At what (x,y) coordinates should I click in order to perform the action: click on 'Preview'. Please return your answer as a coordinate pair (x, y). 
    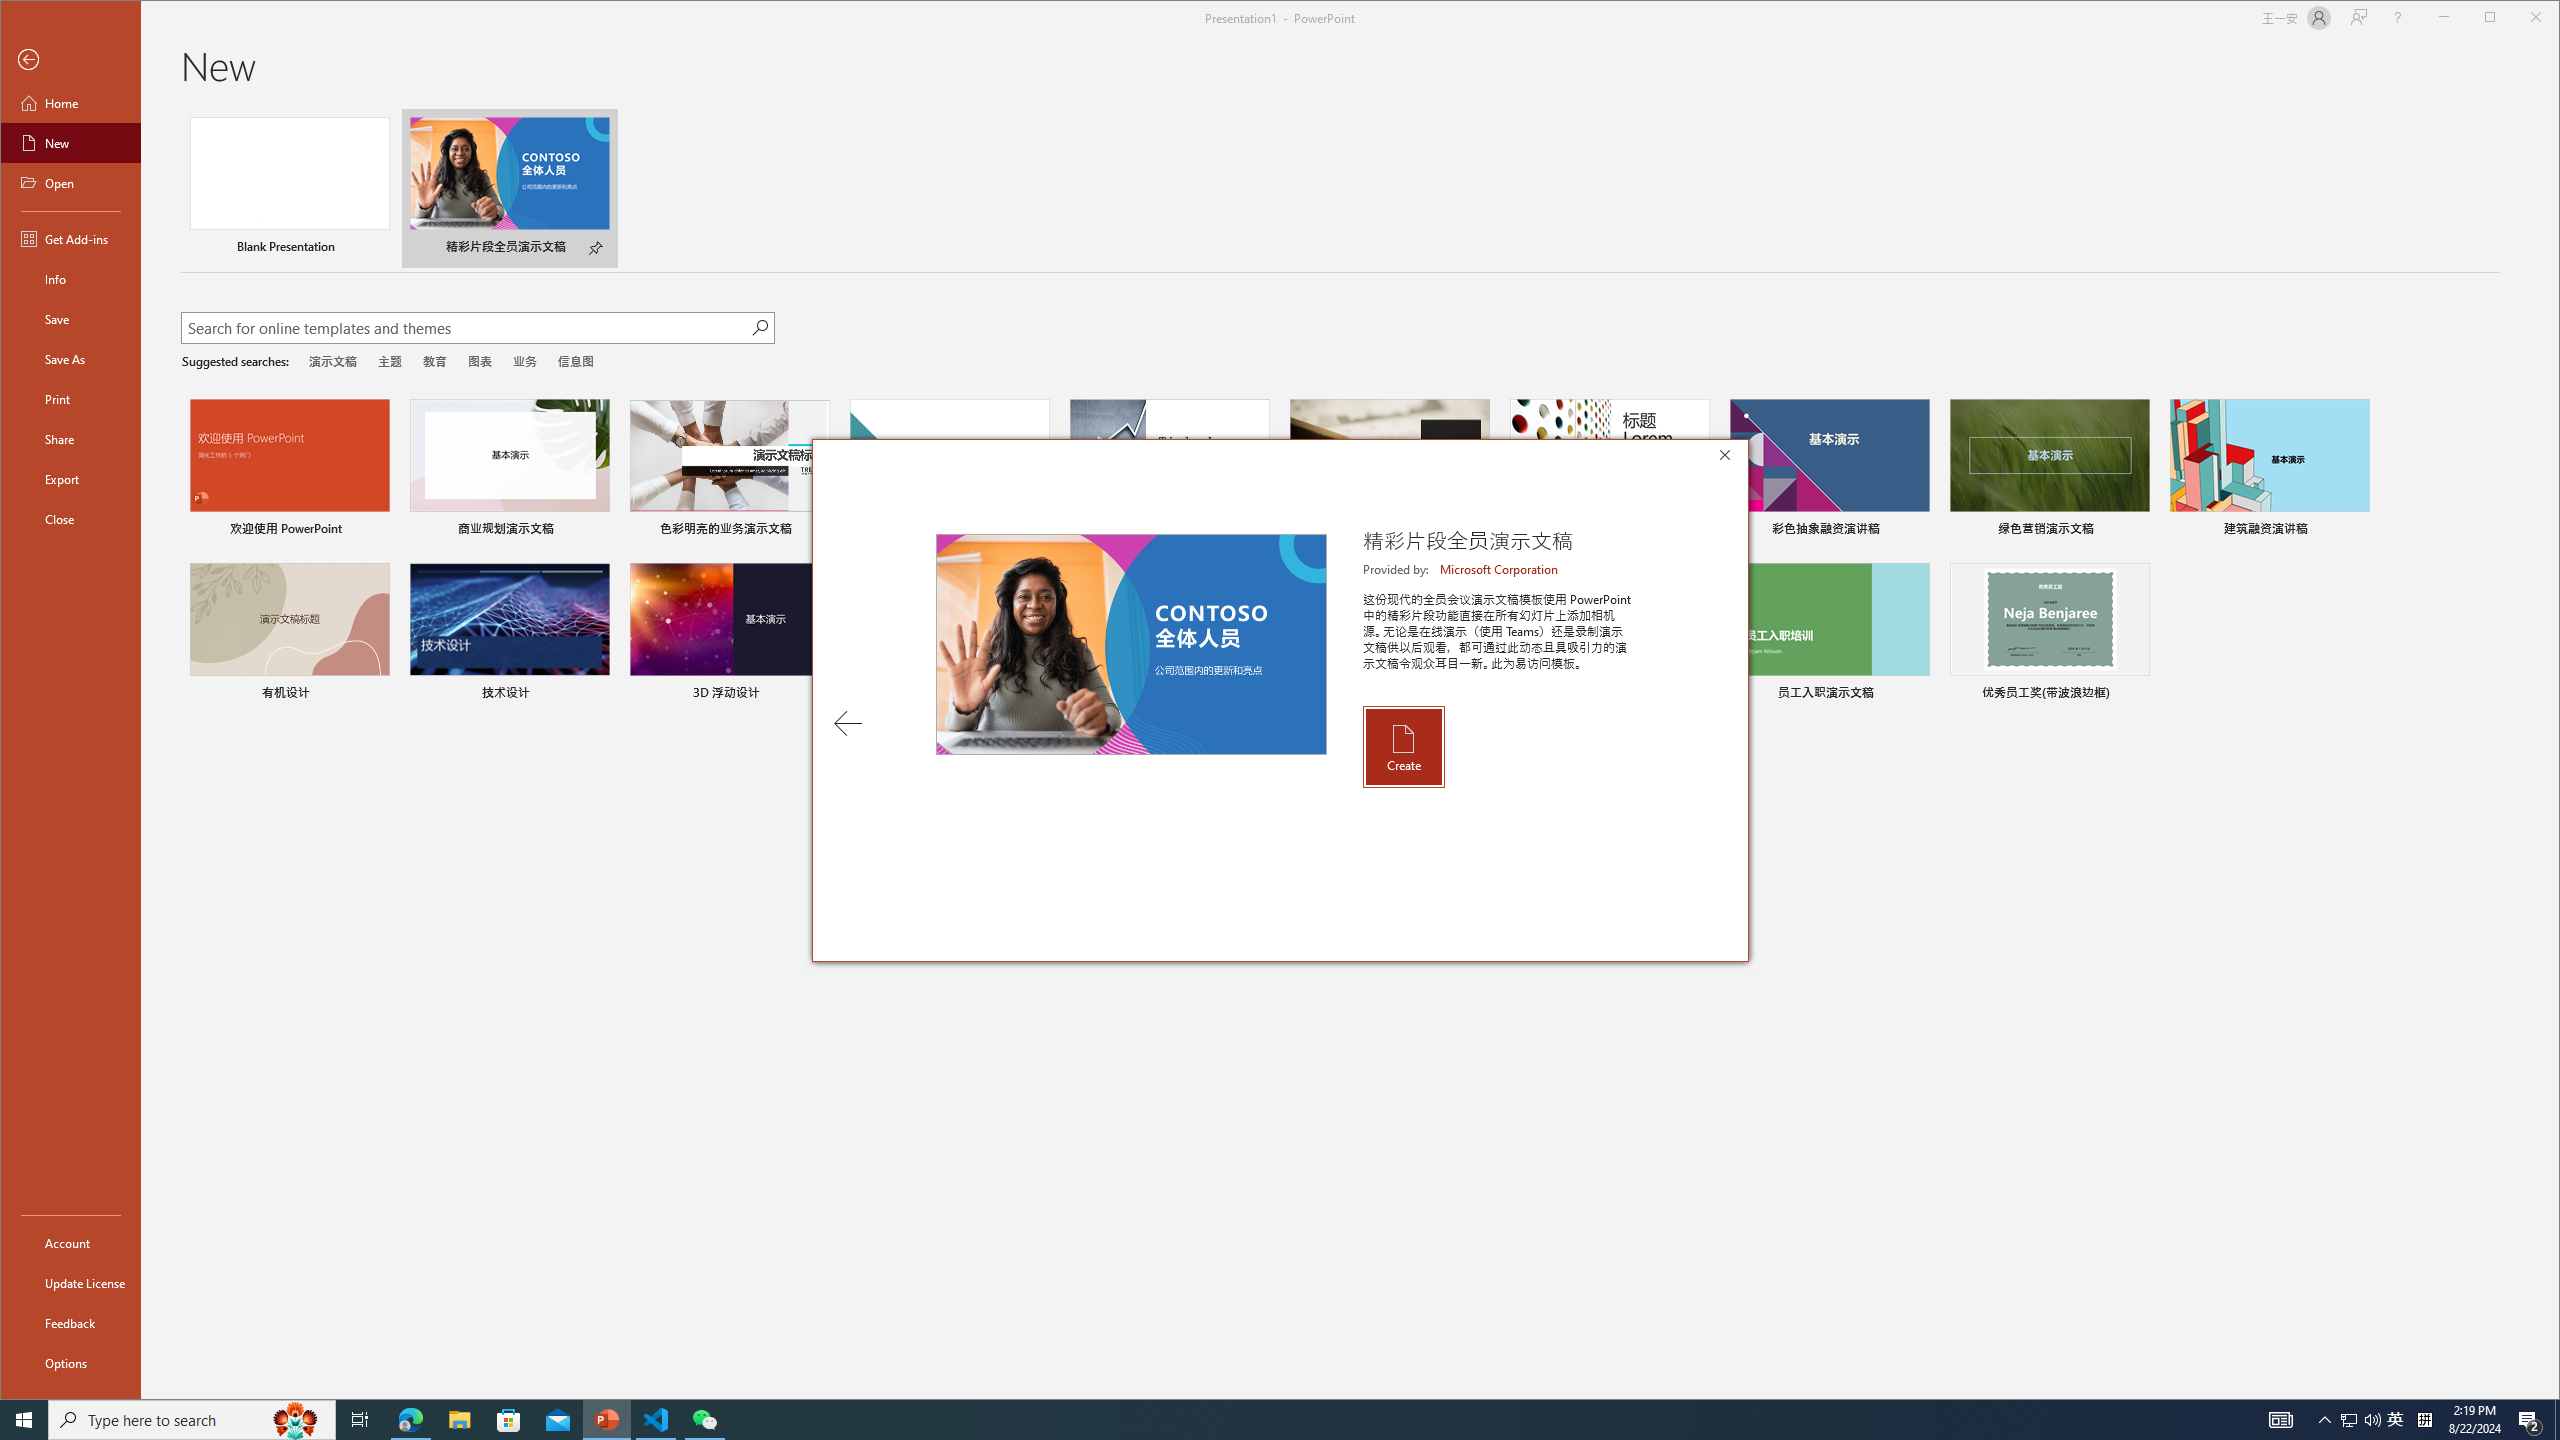
    Looking at the image, I should click on (1130, 644).